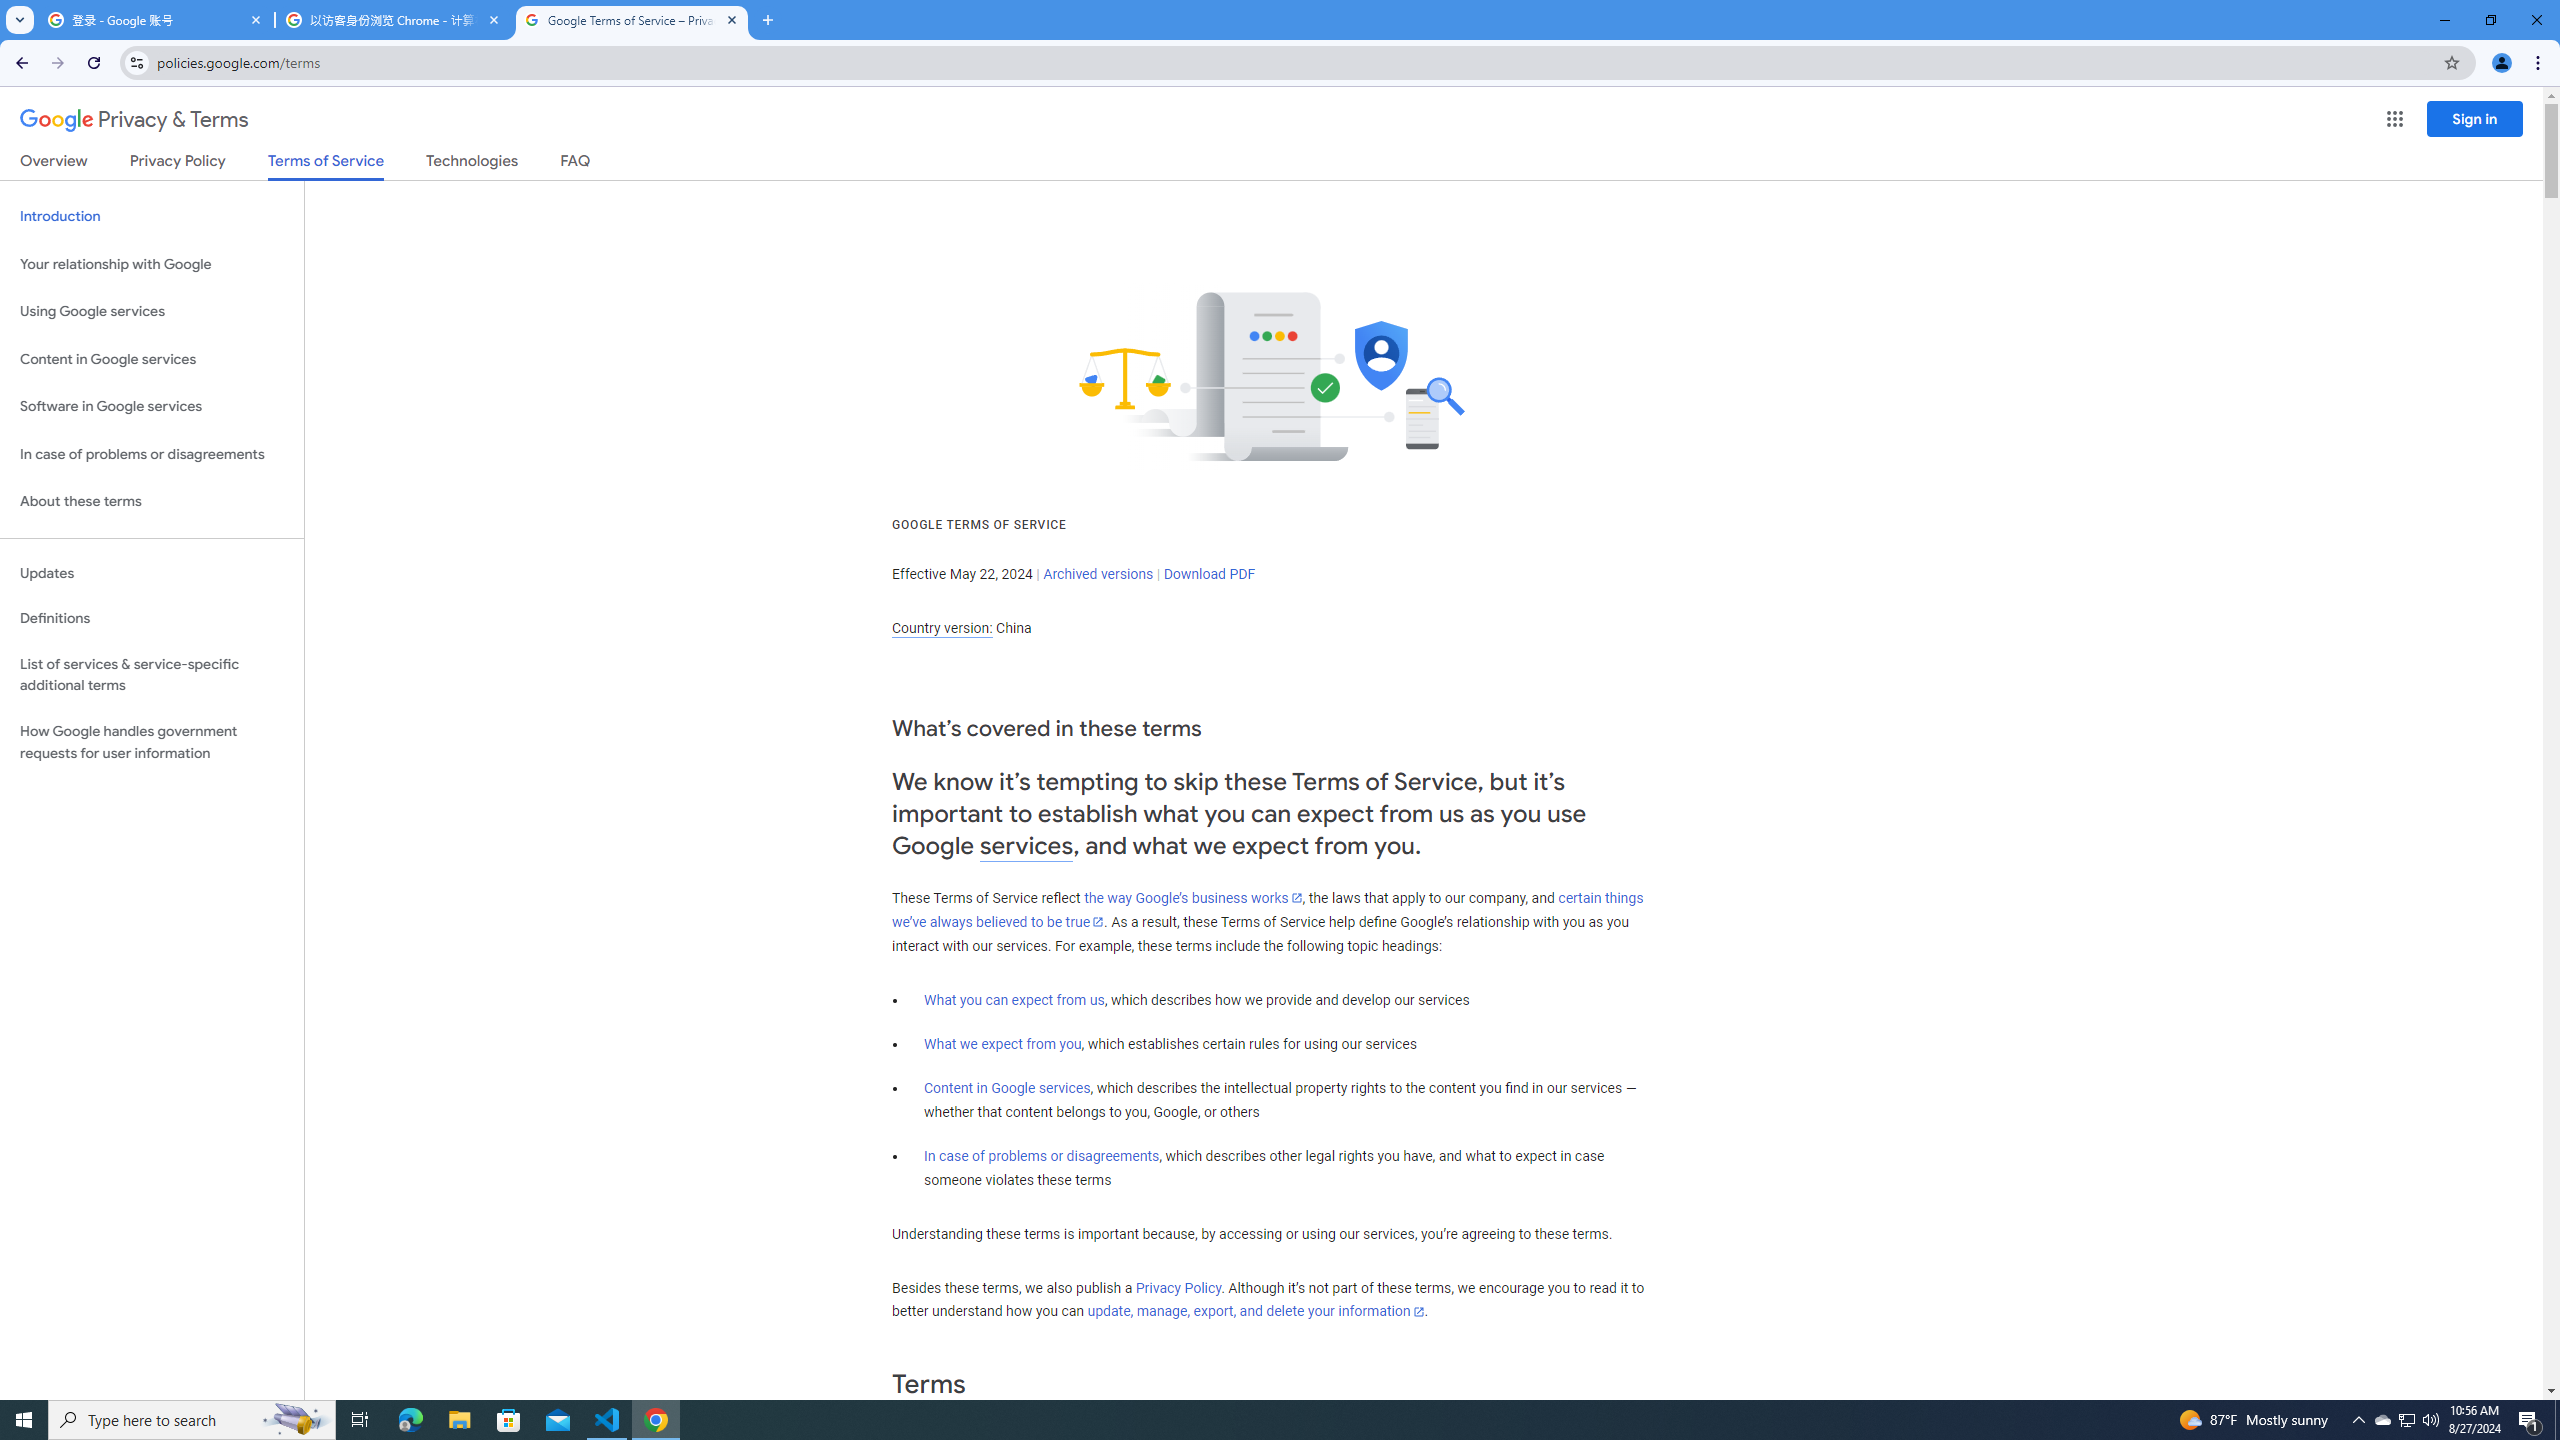 The image size is (2560, 1440). Describe the element at coordinates (151, 310) in the screenshot. I see `'Using Google services'` at that location.